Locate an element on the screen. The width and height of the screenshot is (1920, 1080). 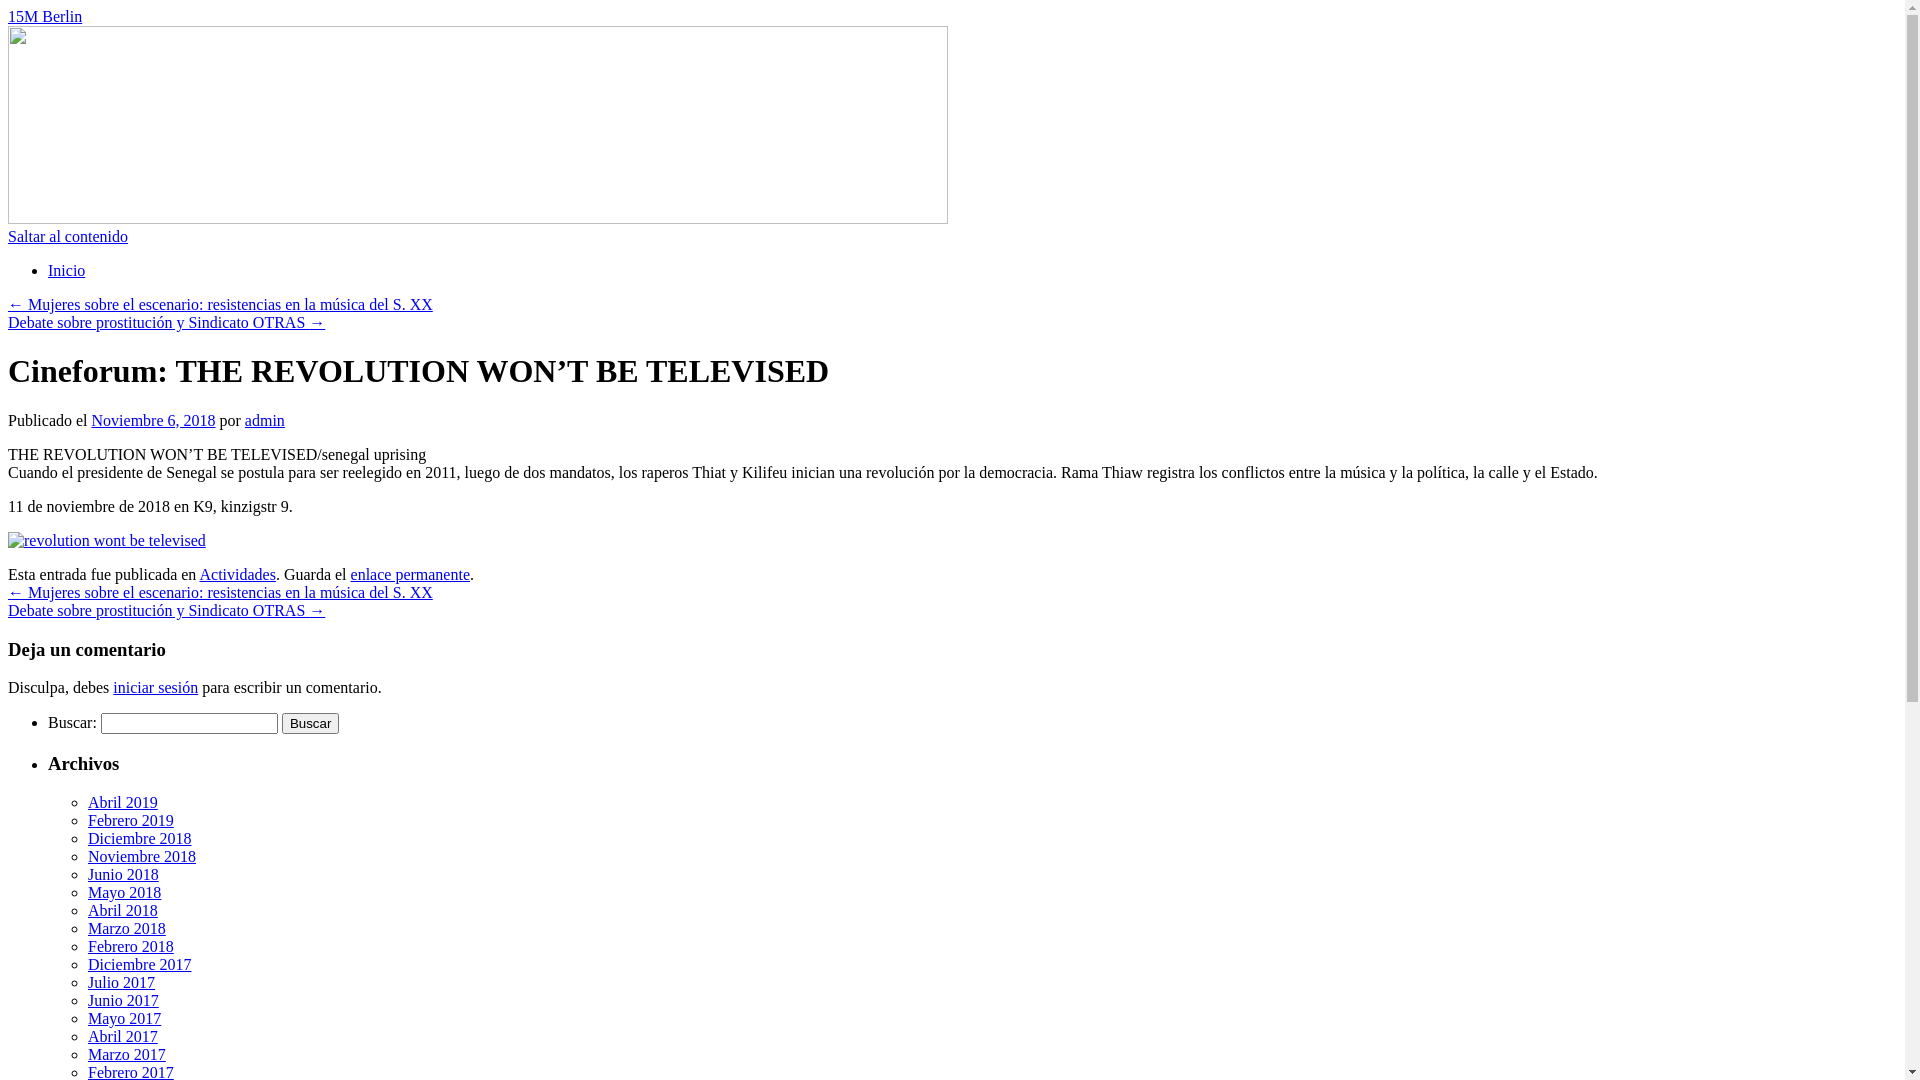
'admin' is located at coordinates (263, 419).